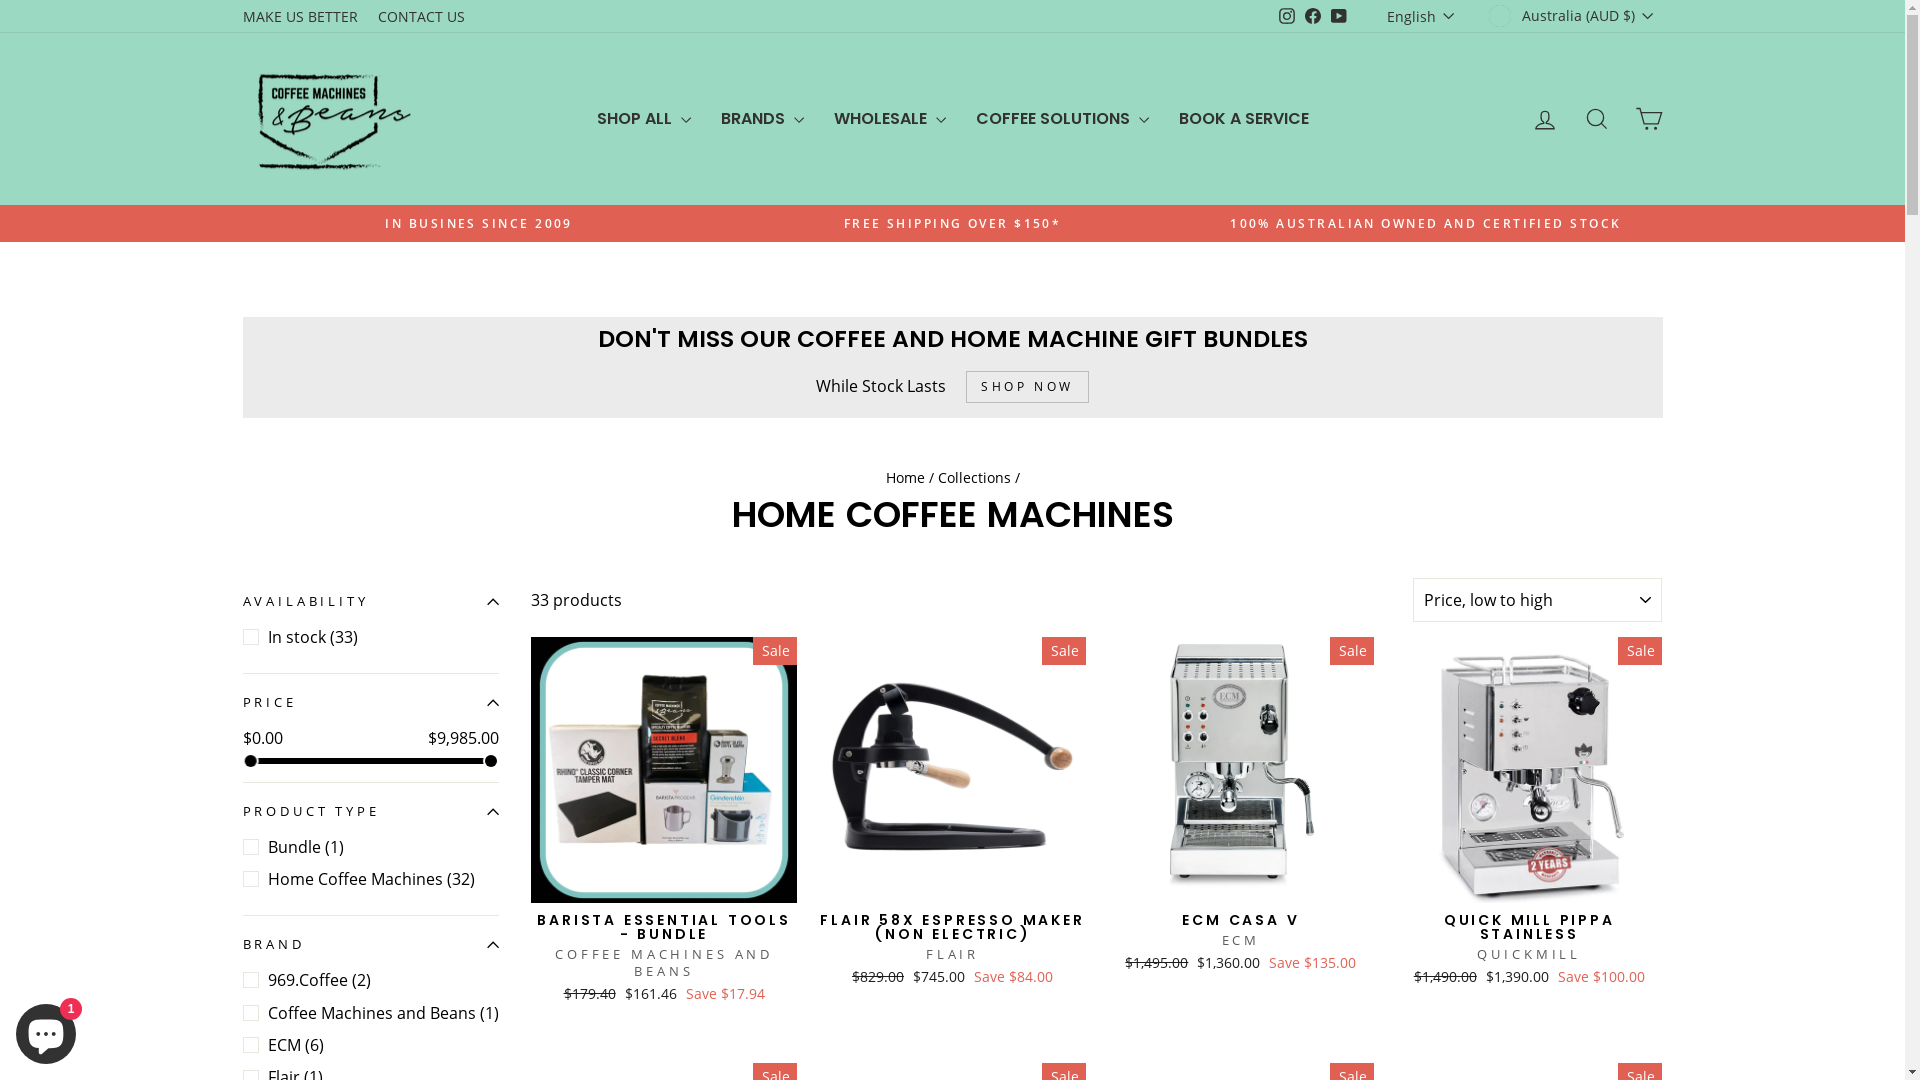 The image size is (1920, 1080). I want to click on 'Home', so click(904, 477).